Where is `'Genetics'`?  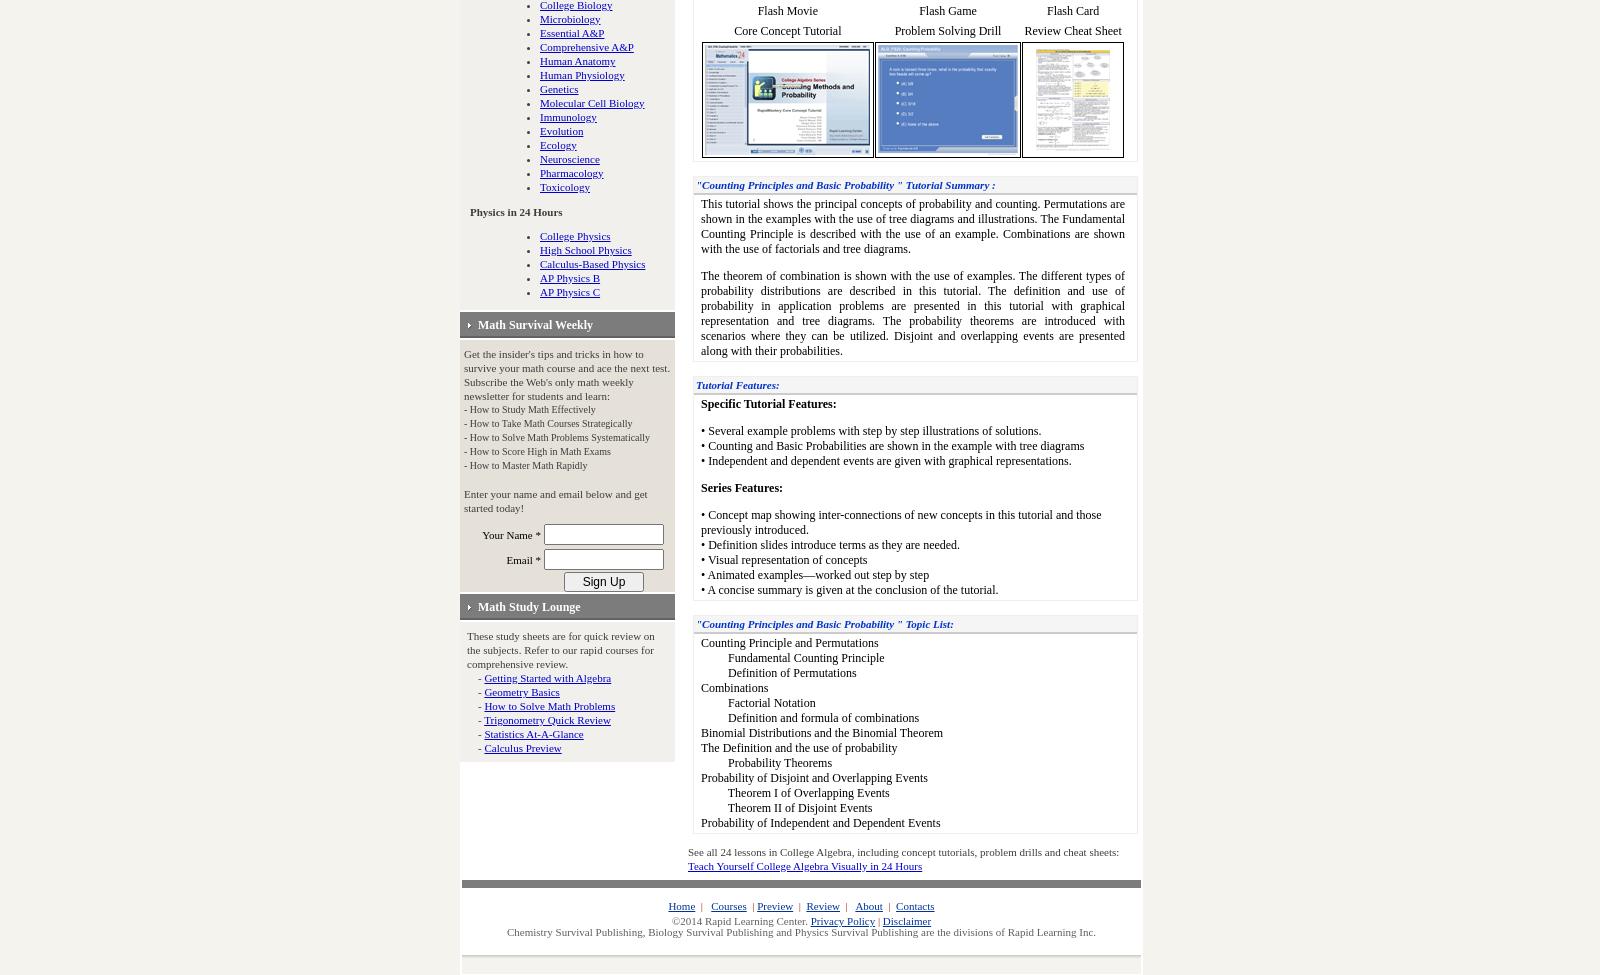 'Genetics' is located at coordinates (558, 89).